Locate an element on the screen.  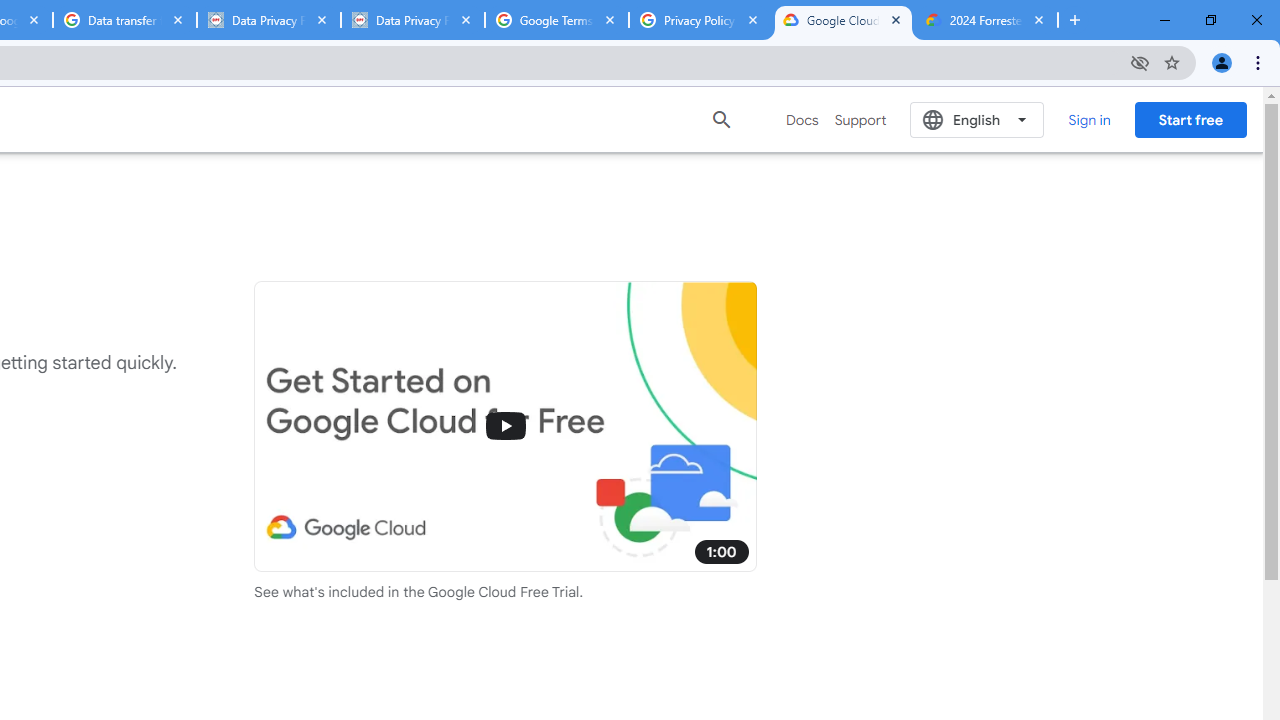
'Support' is located at coordinates (860, 119).